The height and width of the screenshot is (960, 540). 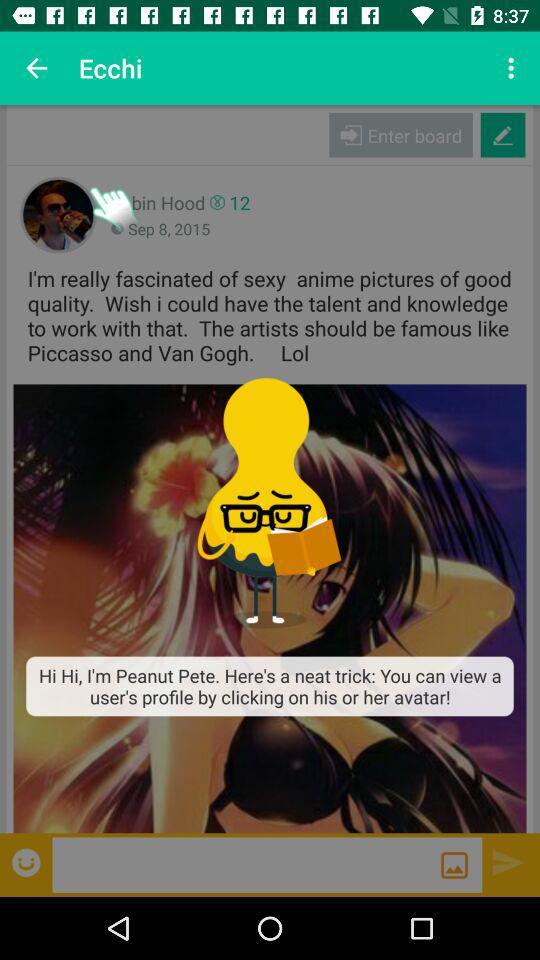 What do you see at coordinates (270, 607) in the screenshot?
I see `the item below i m really` at bounding box center [270, 607].